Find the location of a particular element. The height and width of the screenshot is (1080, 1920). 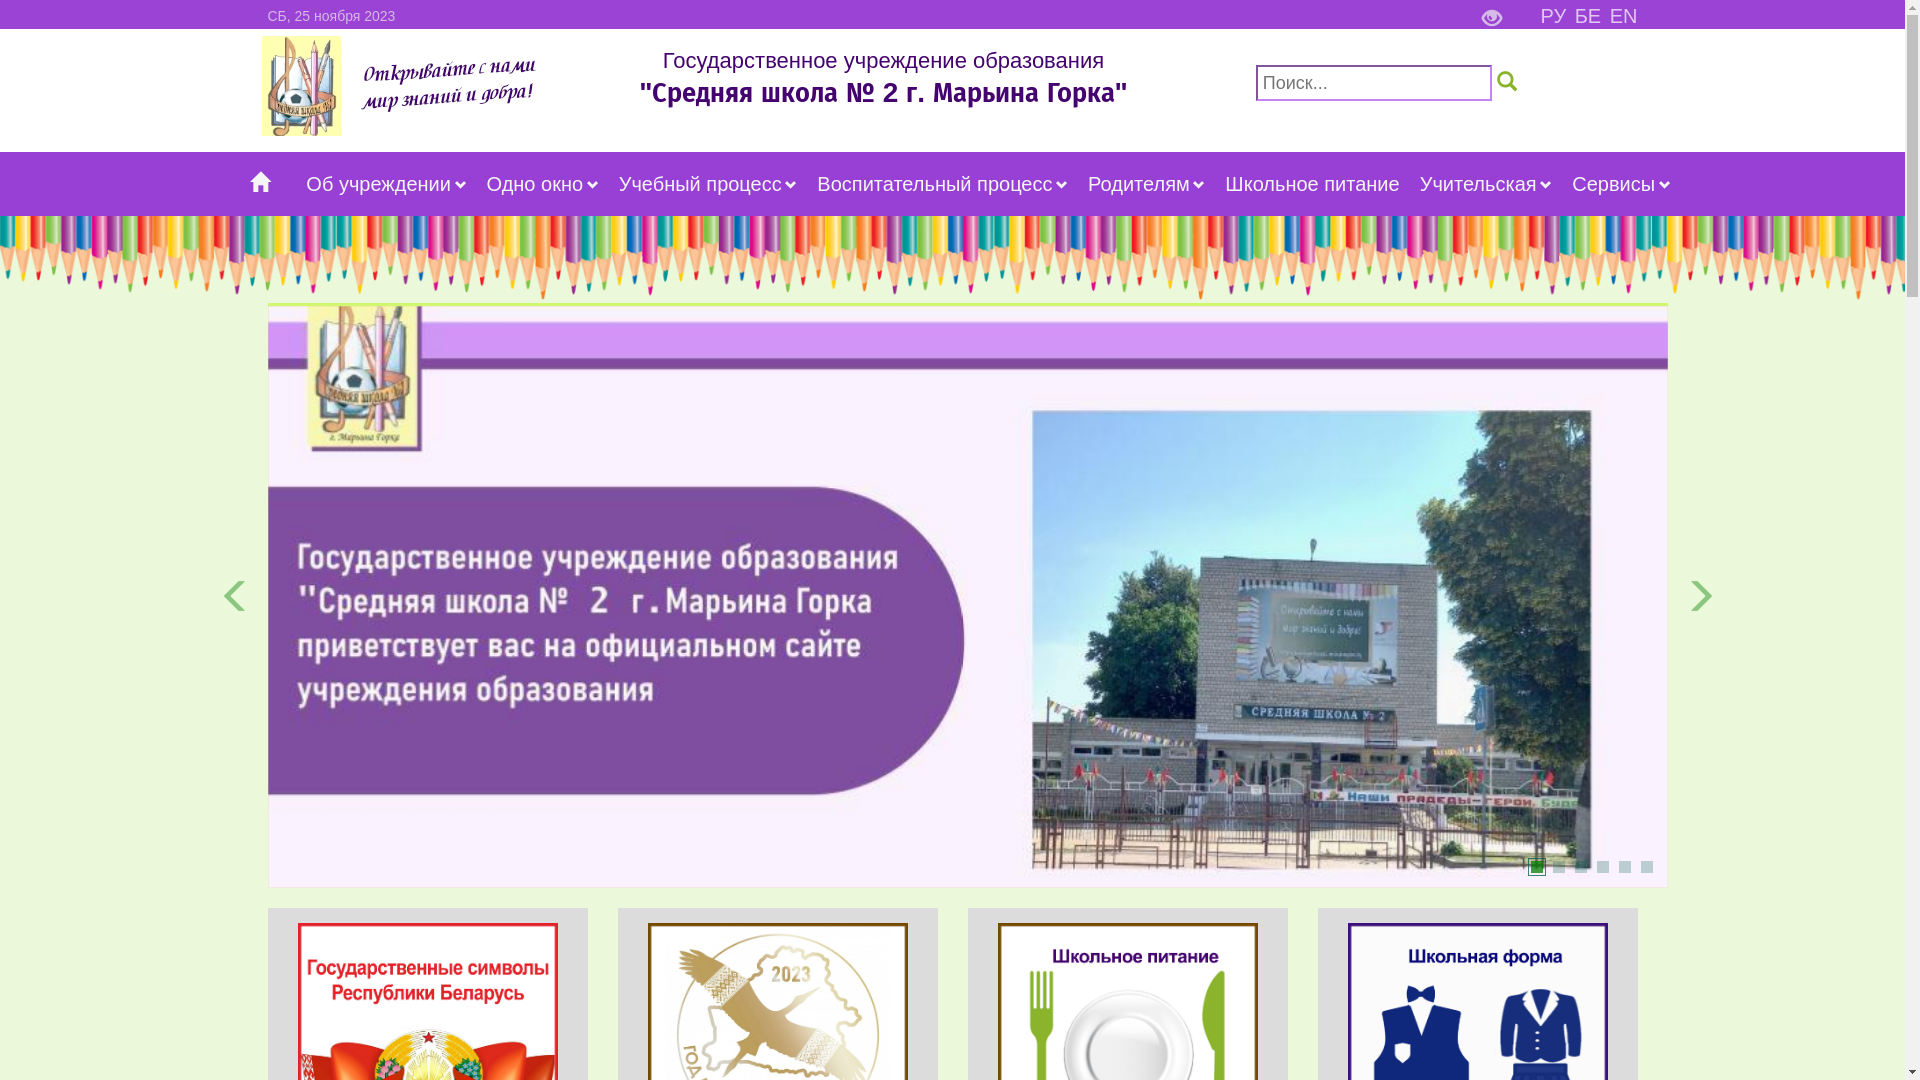

'6' is located at coordinates (1646, 866).